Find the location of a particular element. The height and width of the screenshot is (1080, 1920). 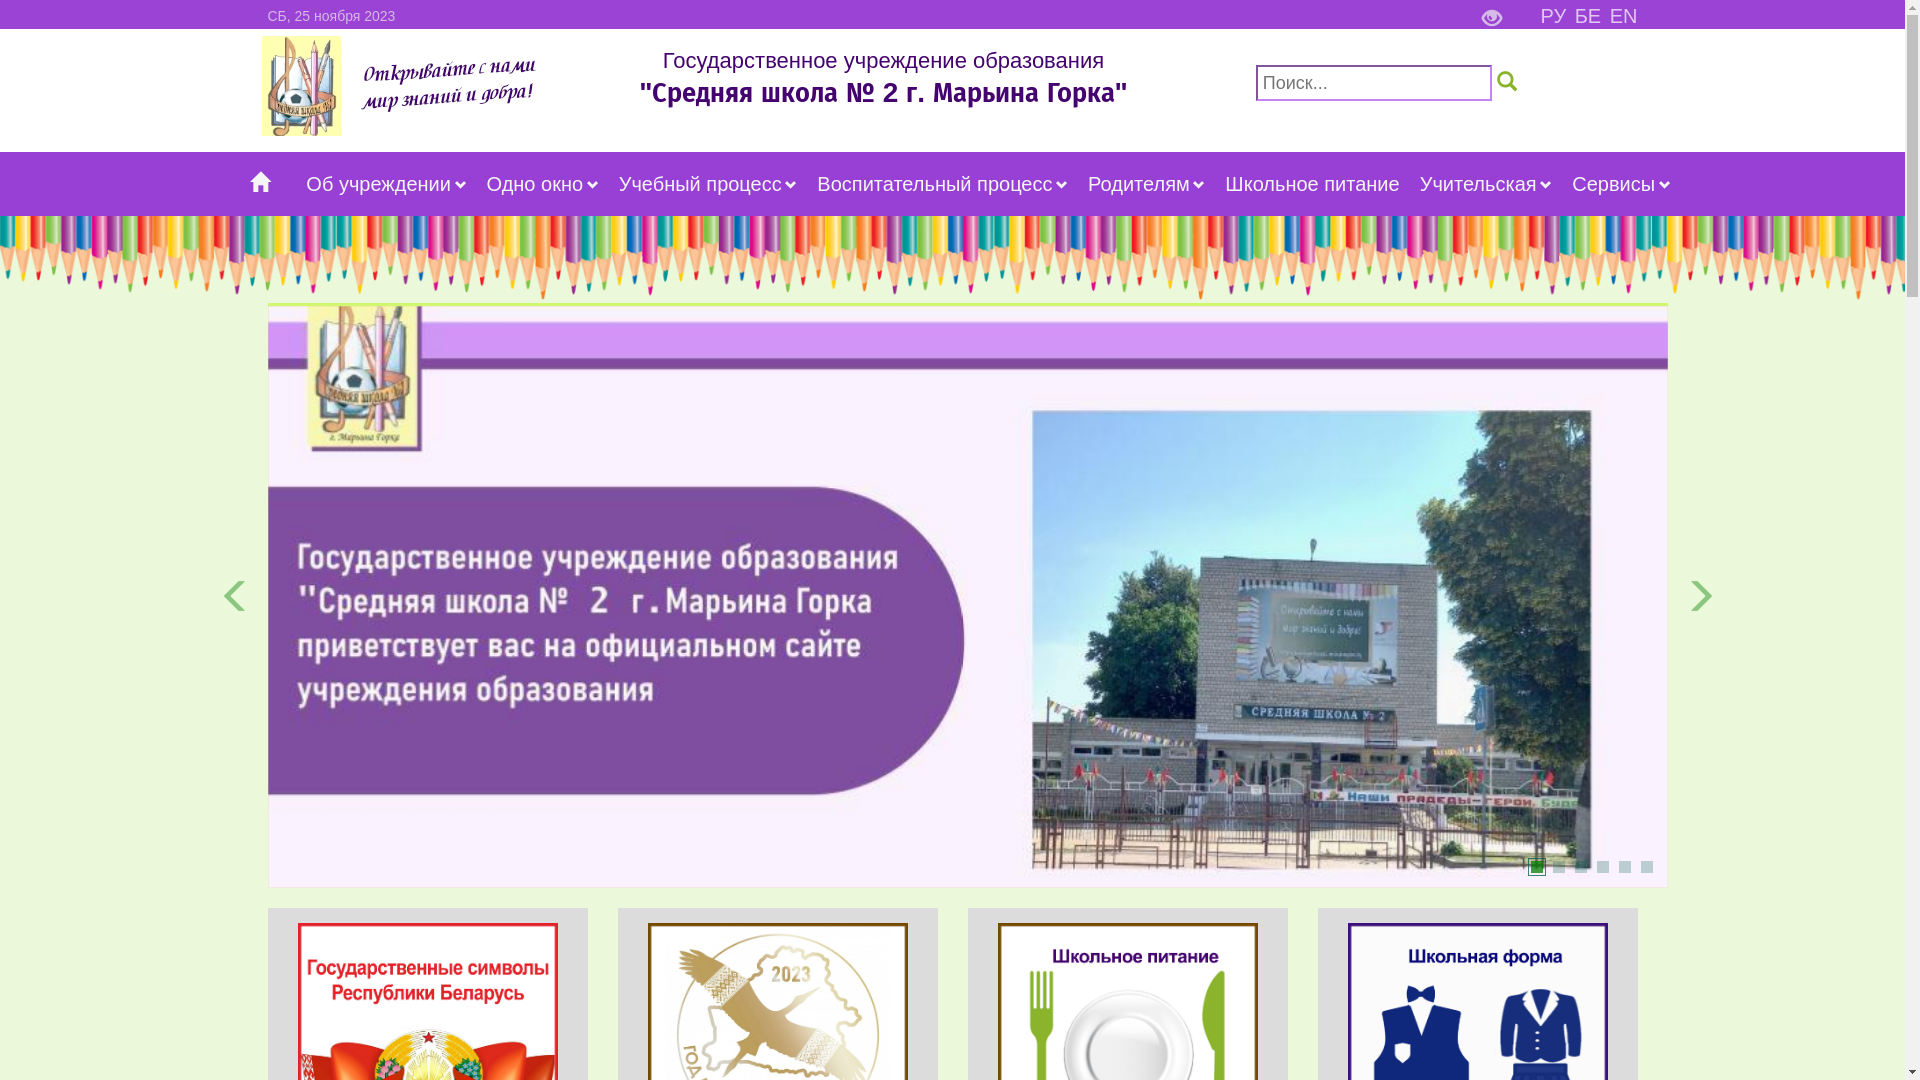

'6' is located at coordinates (1646, 866).